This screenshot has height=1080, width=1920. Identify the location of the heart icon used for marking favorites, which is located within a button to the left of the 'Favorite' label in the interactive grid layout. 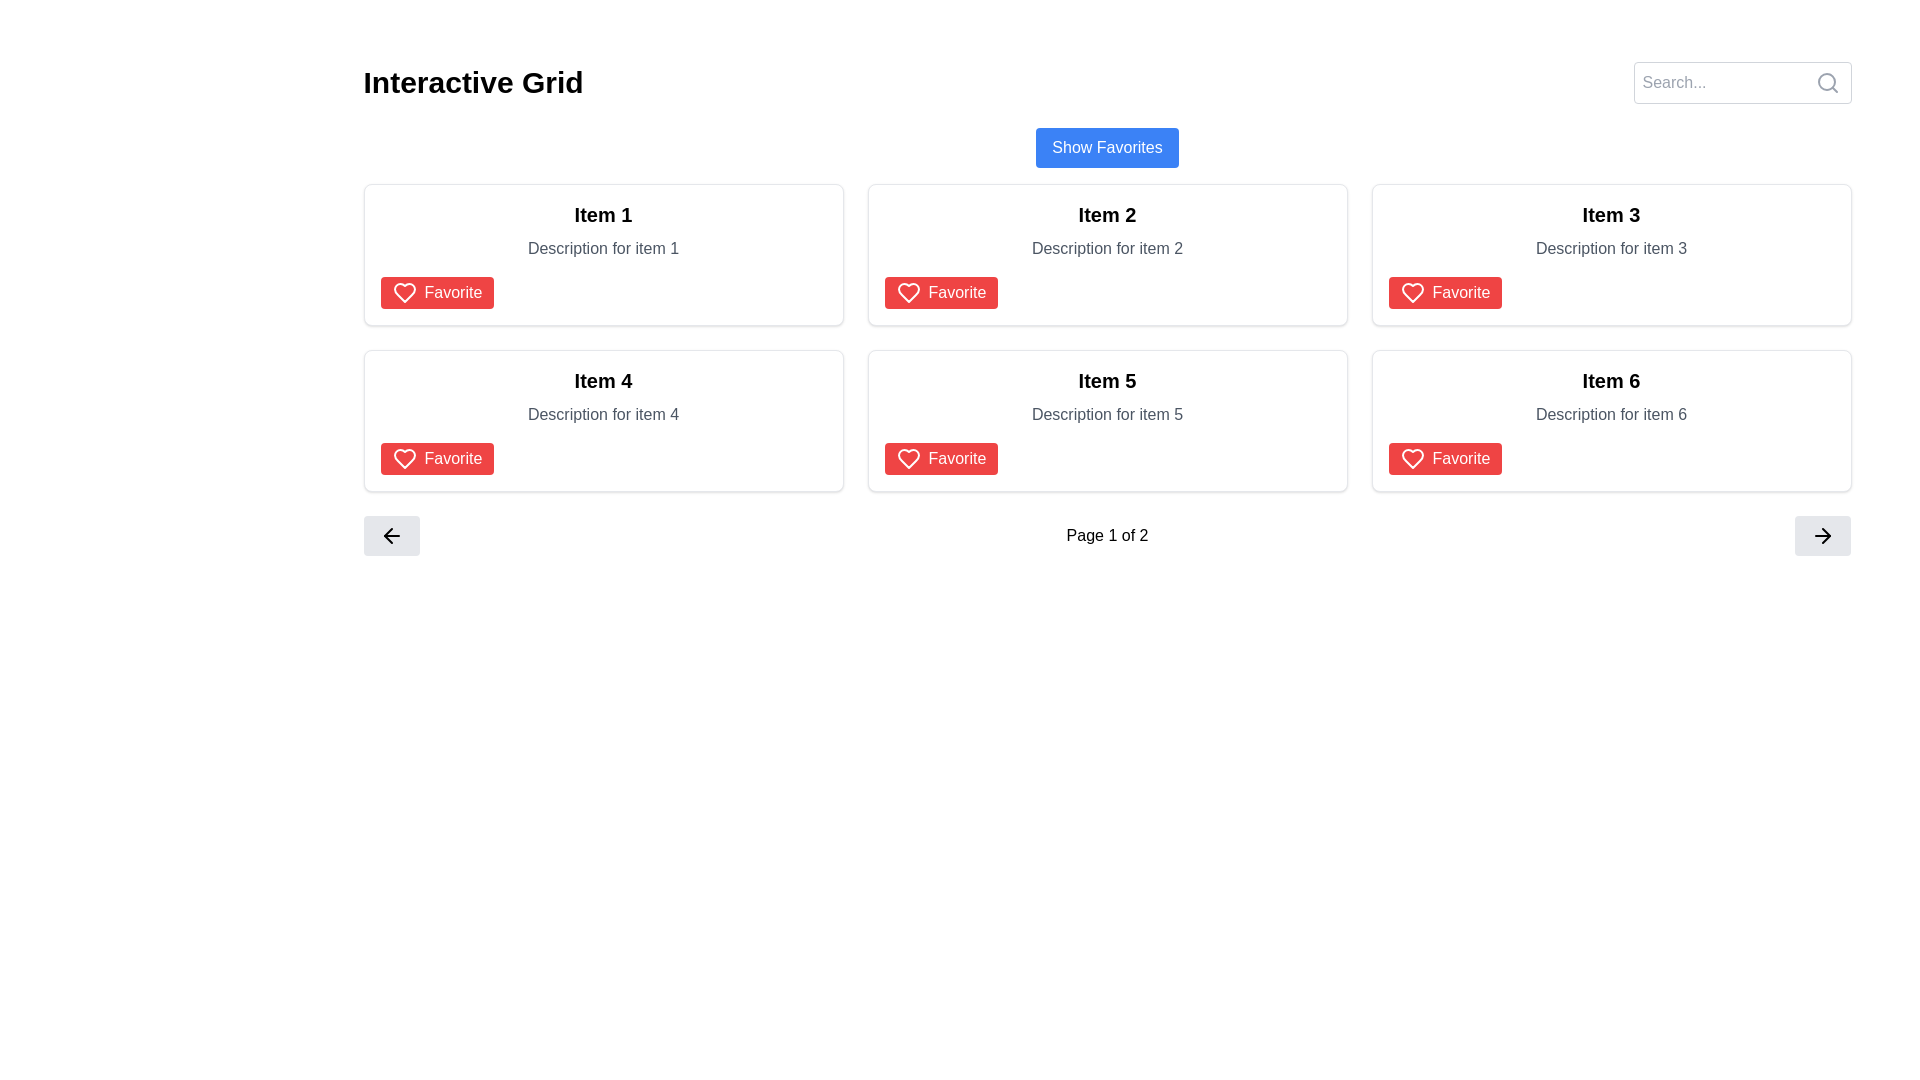
(1411, 293).